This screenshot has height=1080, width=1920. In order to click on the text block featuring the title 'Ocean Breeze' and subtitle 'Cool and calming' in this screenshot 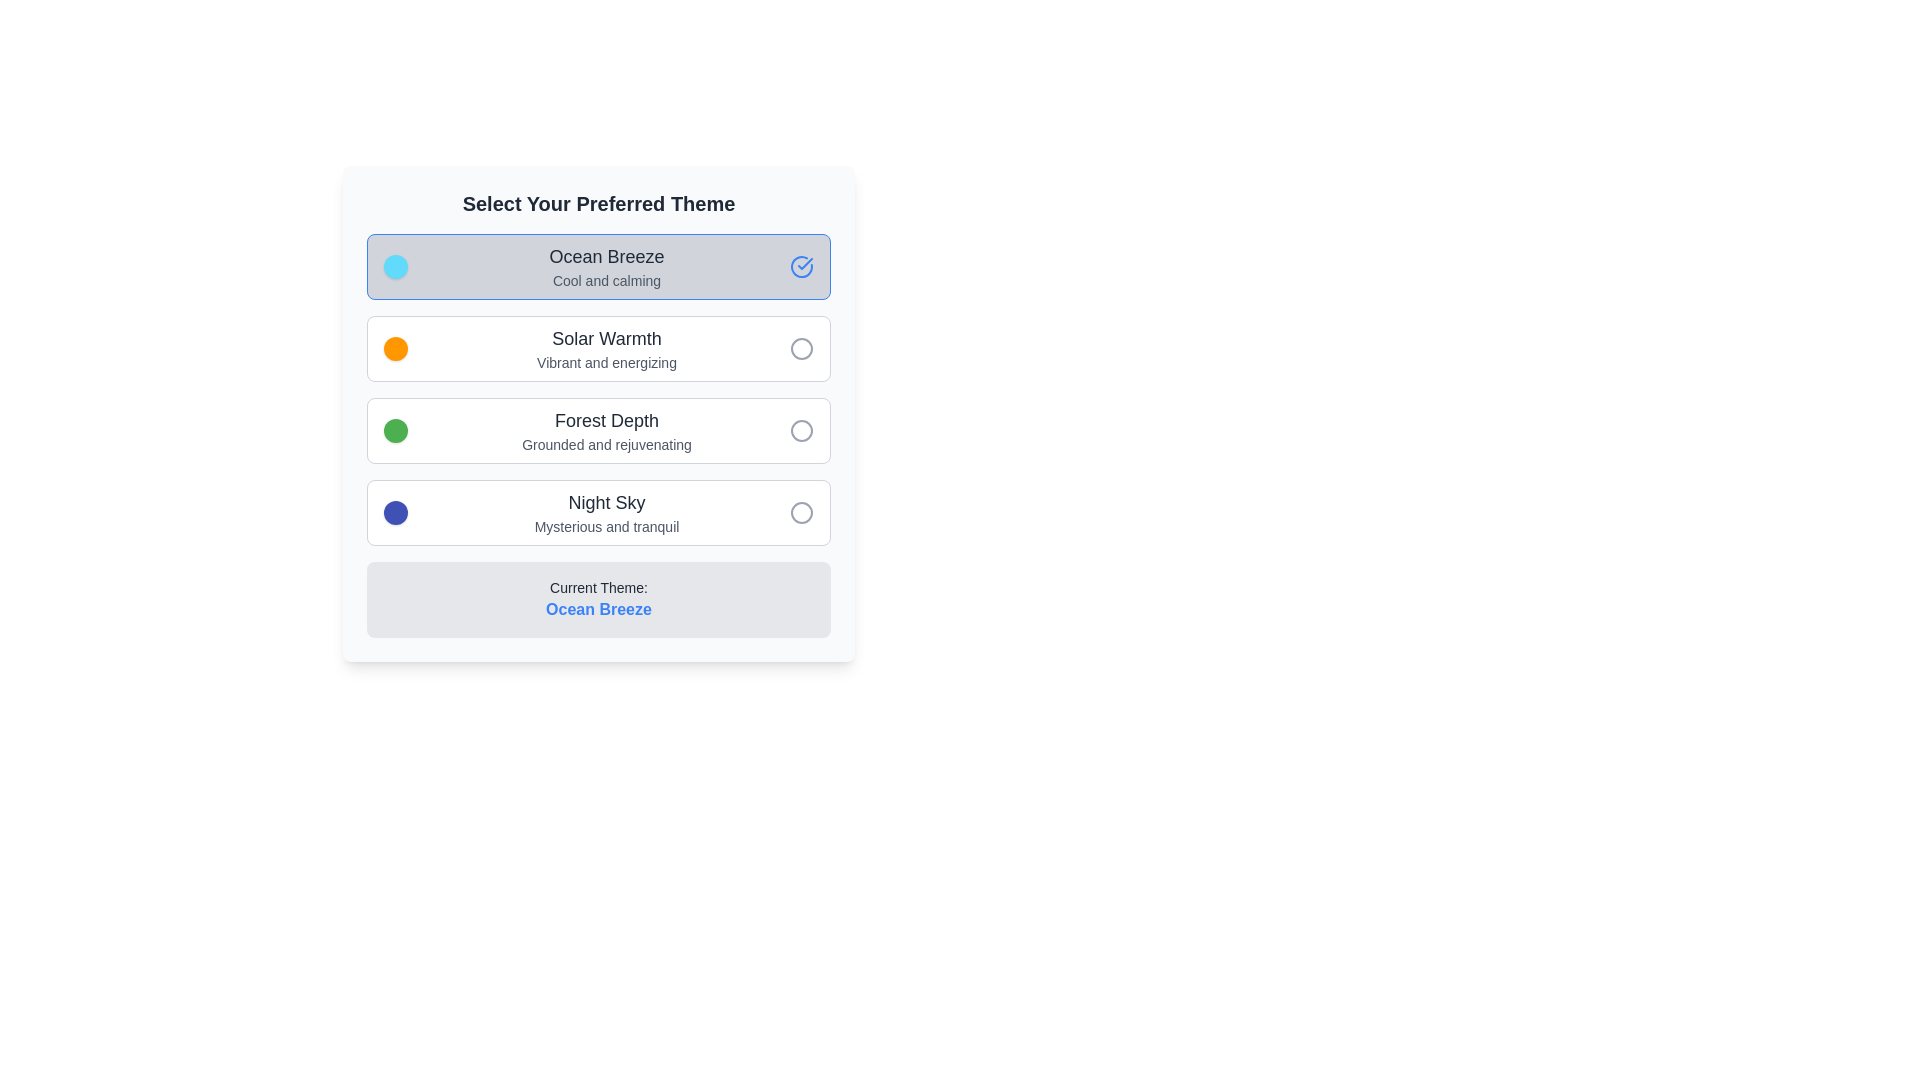, I will do `click(605, 265)`.